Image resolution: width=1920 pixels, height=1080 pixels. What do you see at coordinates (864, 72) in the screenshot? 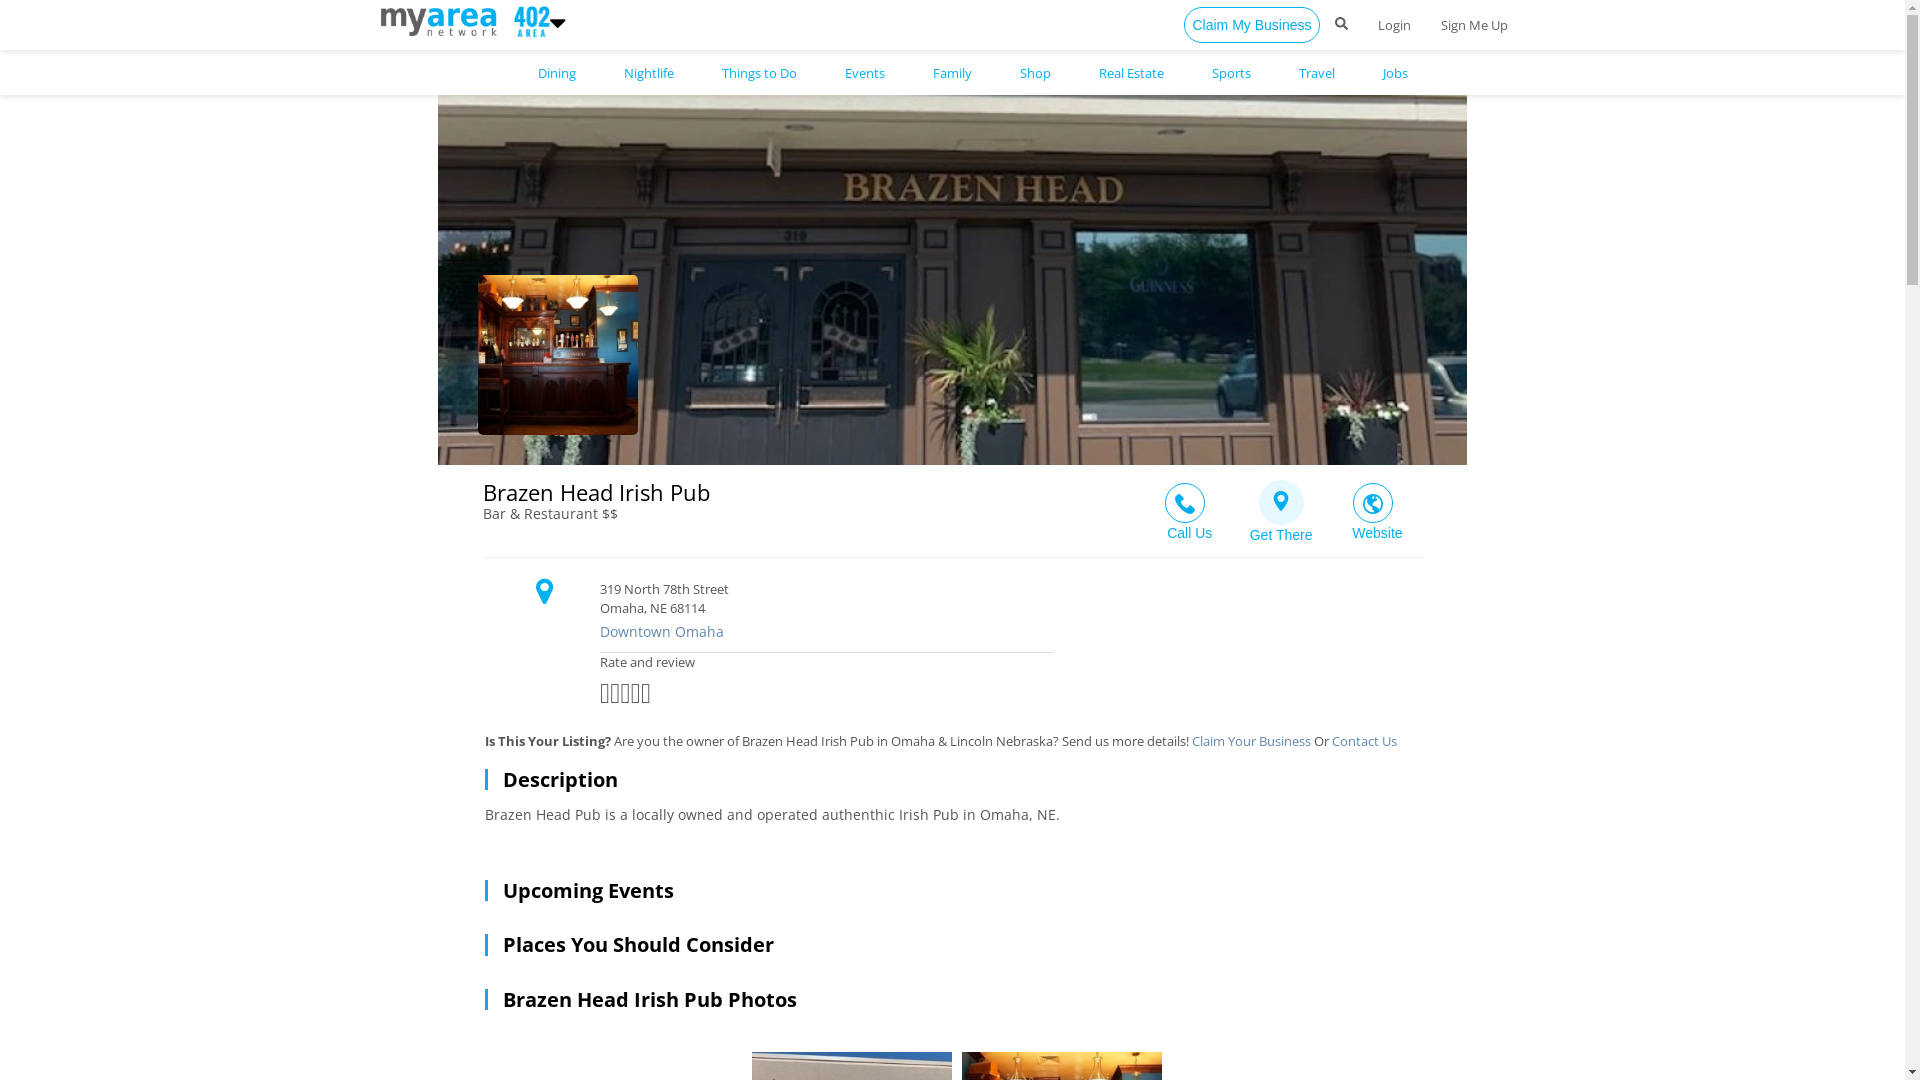
I see `'Events'` at bounding box center [864, 72].